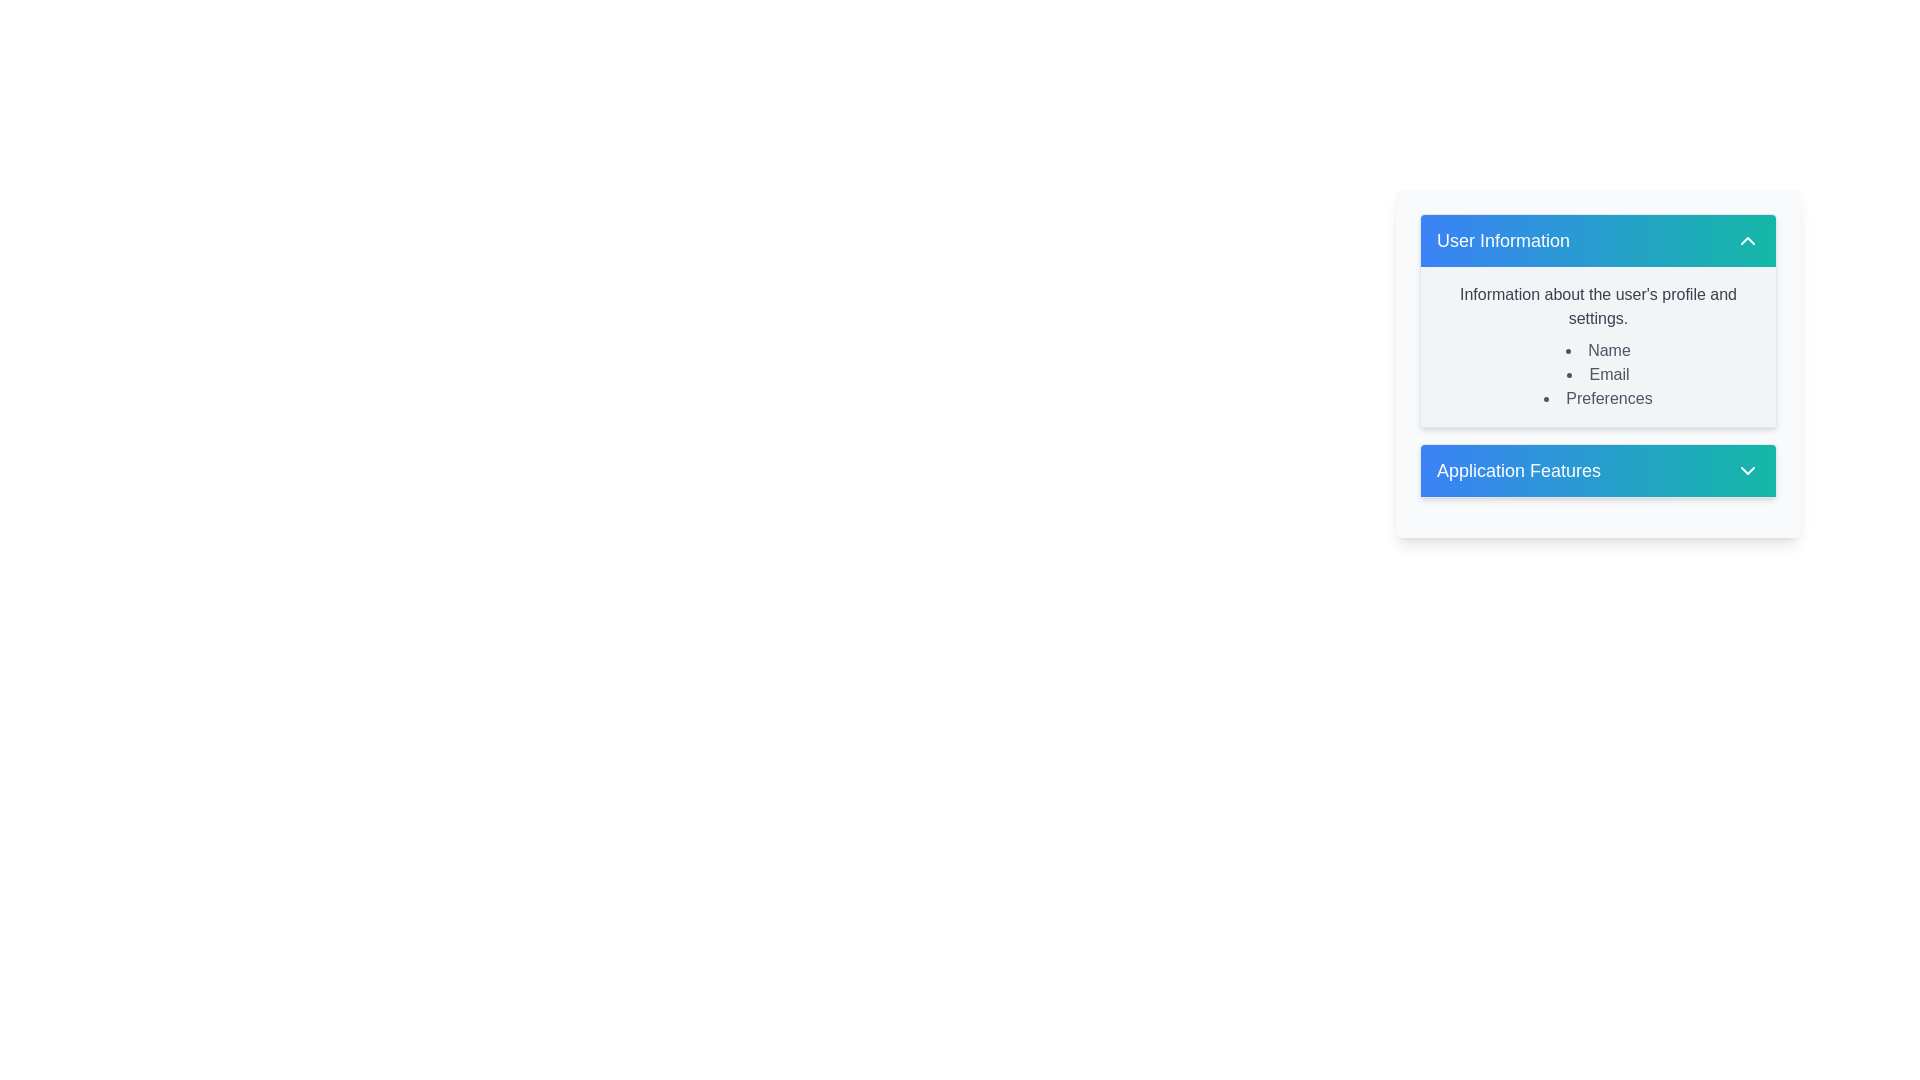  Describe the element at coordinates (1746, 239) in the screenshot. I see `the collapse/expand icon located at the far right of the 'User Information' section header` at that location.